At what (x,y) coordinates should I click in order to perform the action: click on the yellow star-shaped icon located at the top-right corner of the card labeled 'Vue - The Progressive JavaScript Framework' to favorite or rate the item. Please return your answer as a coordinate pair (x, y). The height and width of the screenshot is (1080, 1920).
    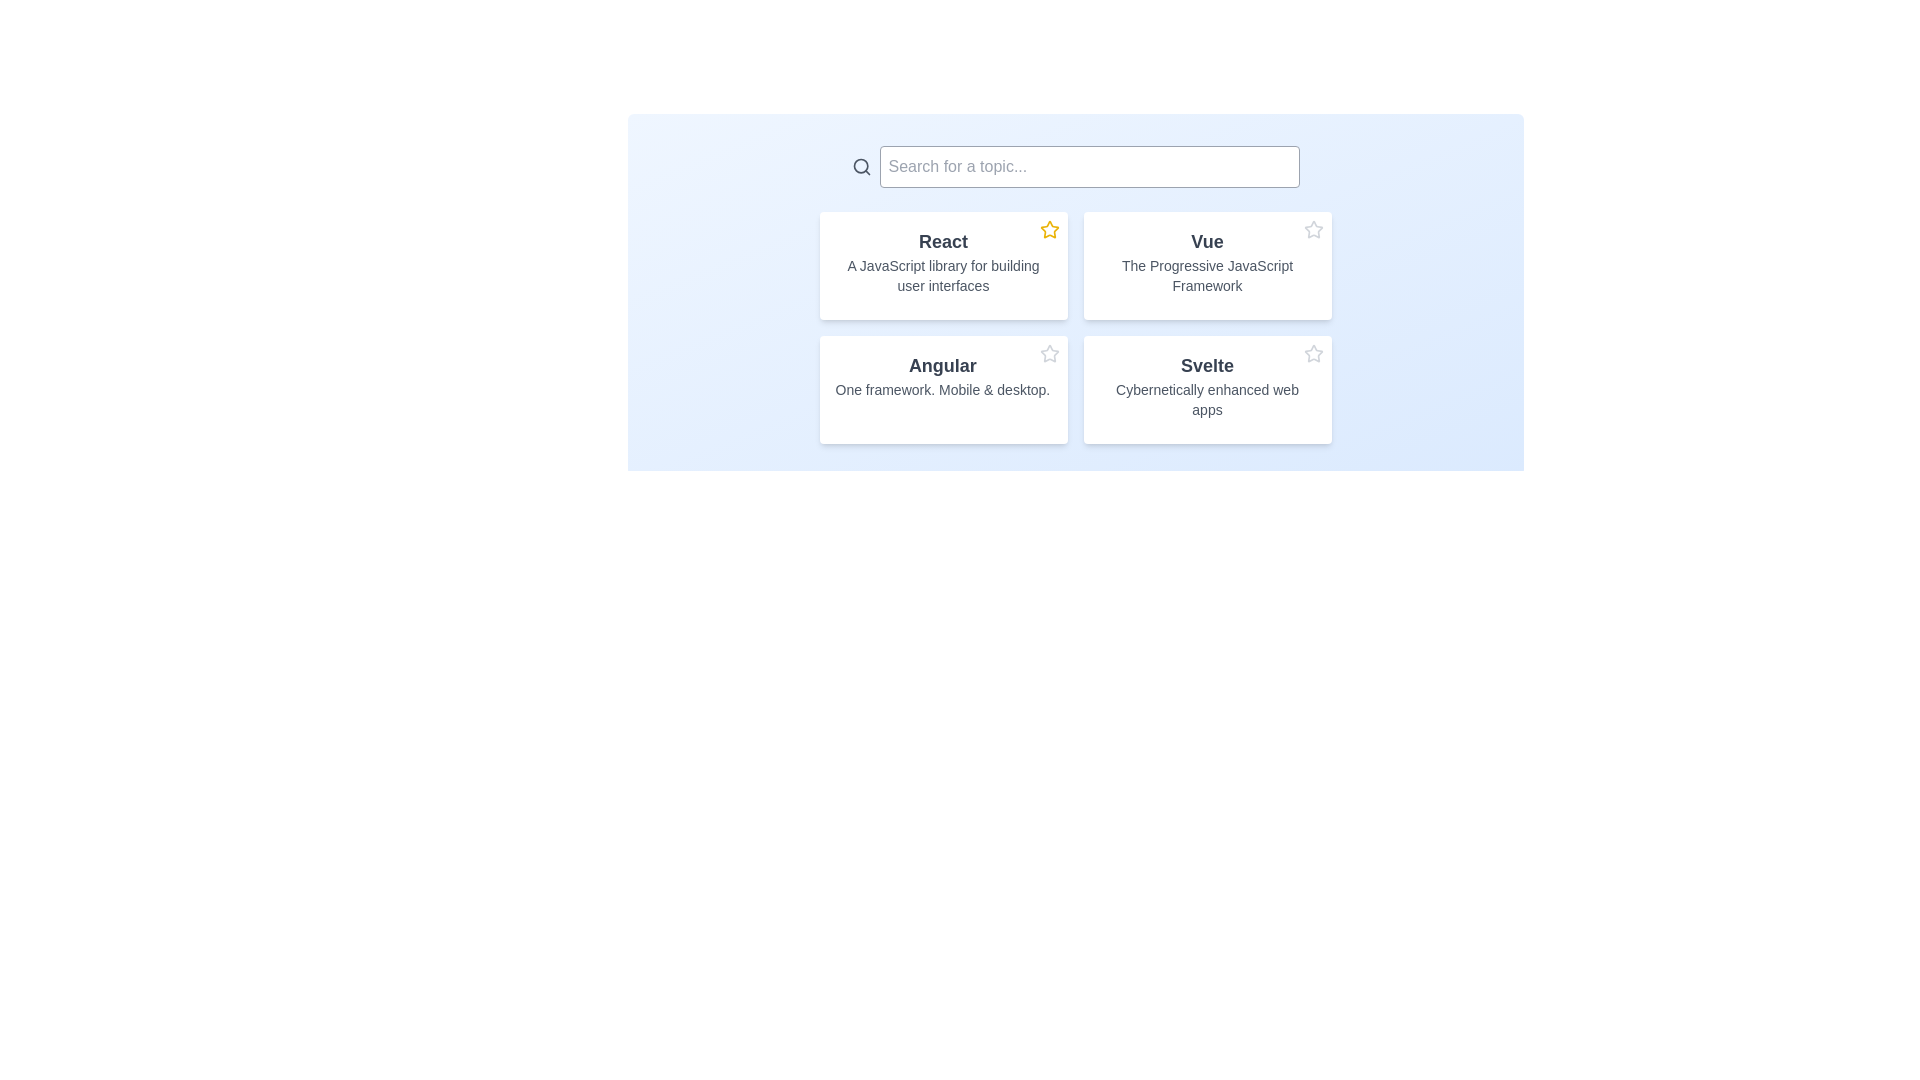
    Looking at the image, I should click on (1313, 229).